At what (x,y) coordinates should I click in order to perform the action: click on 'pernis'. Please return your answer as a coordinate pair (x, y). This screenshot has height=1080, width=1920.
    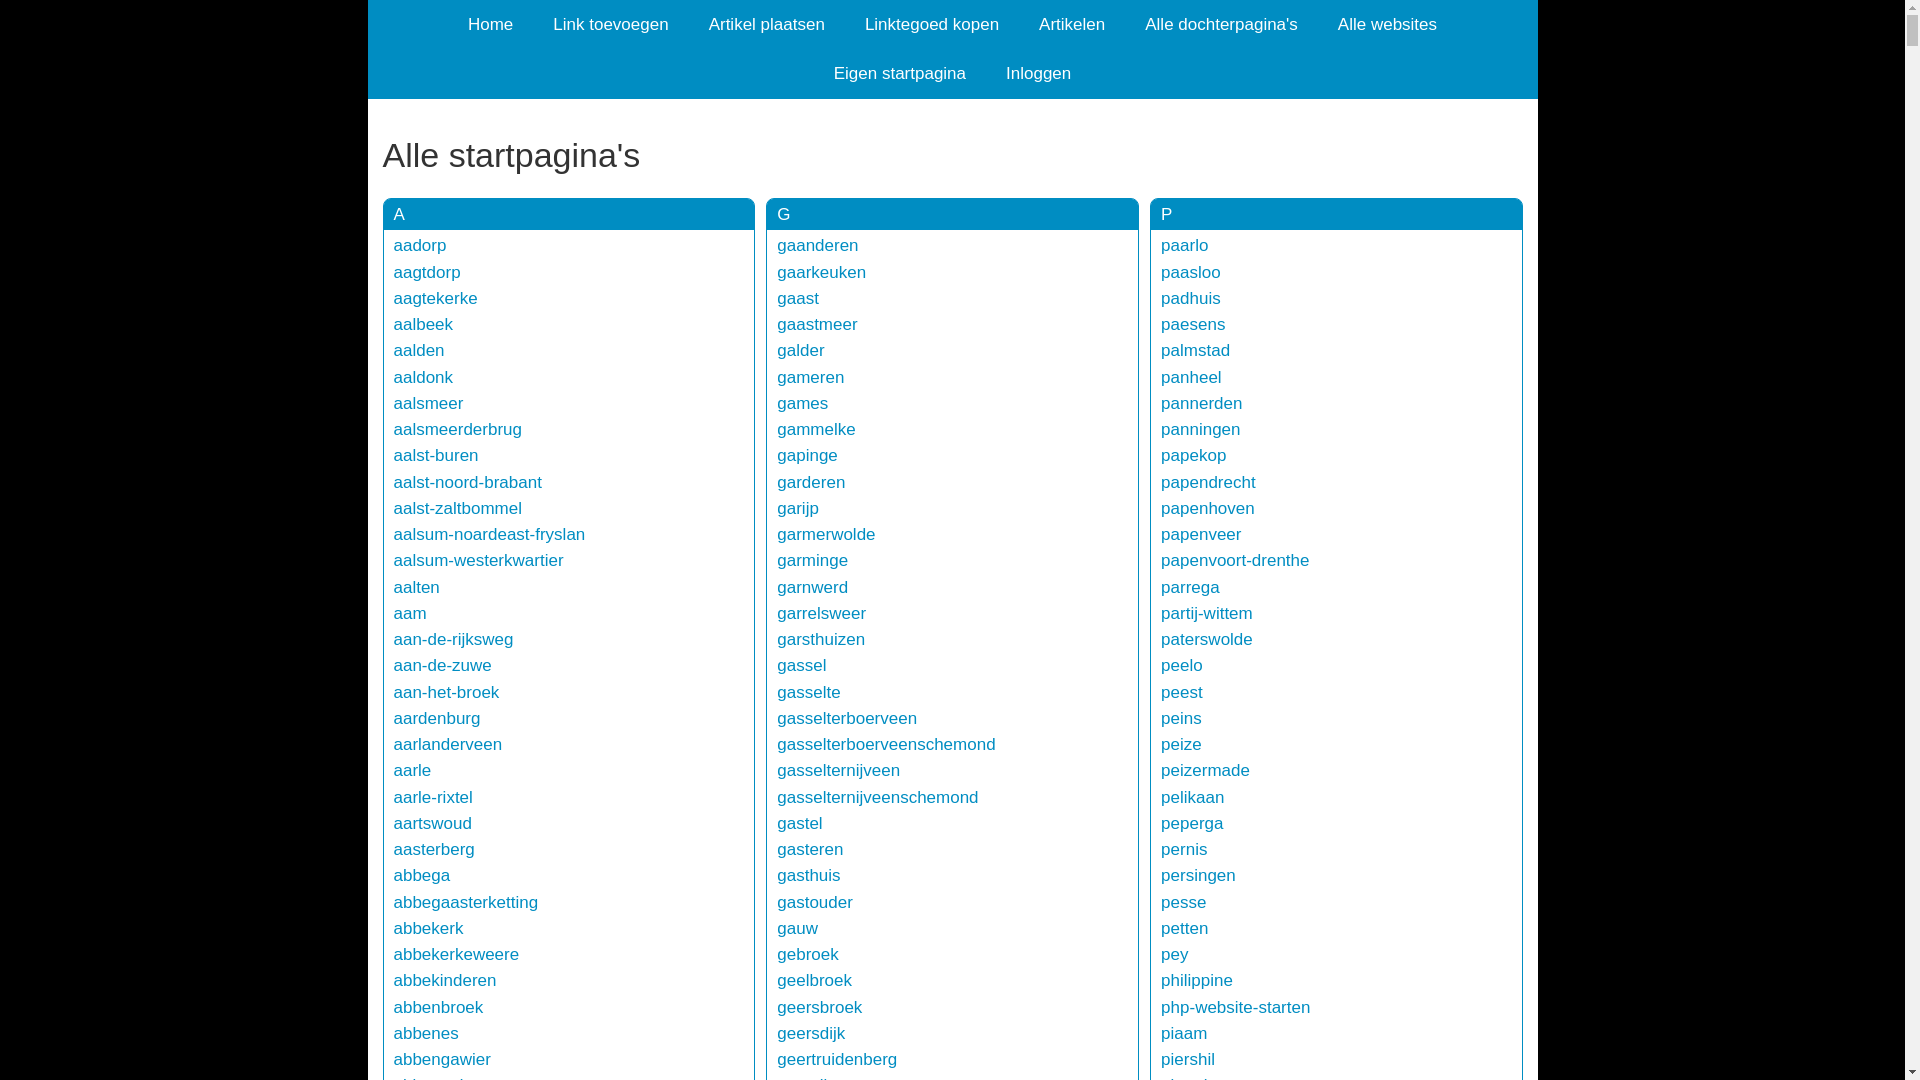
    Looking at the image, I should click on (1184, 849).